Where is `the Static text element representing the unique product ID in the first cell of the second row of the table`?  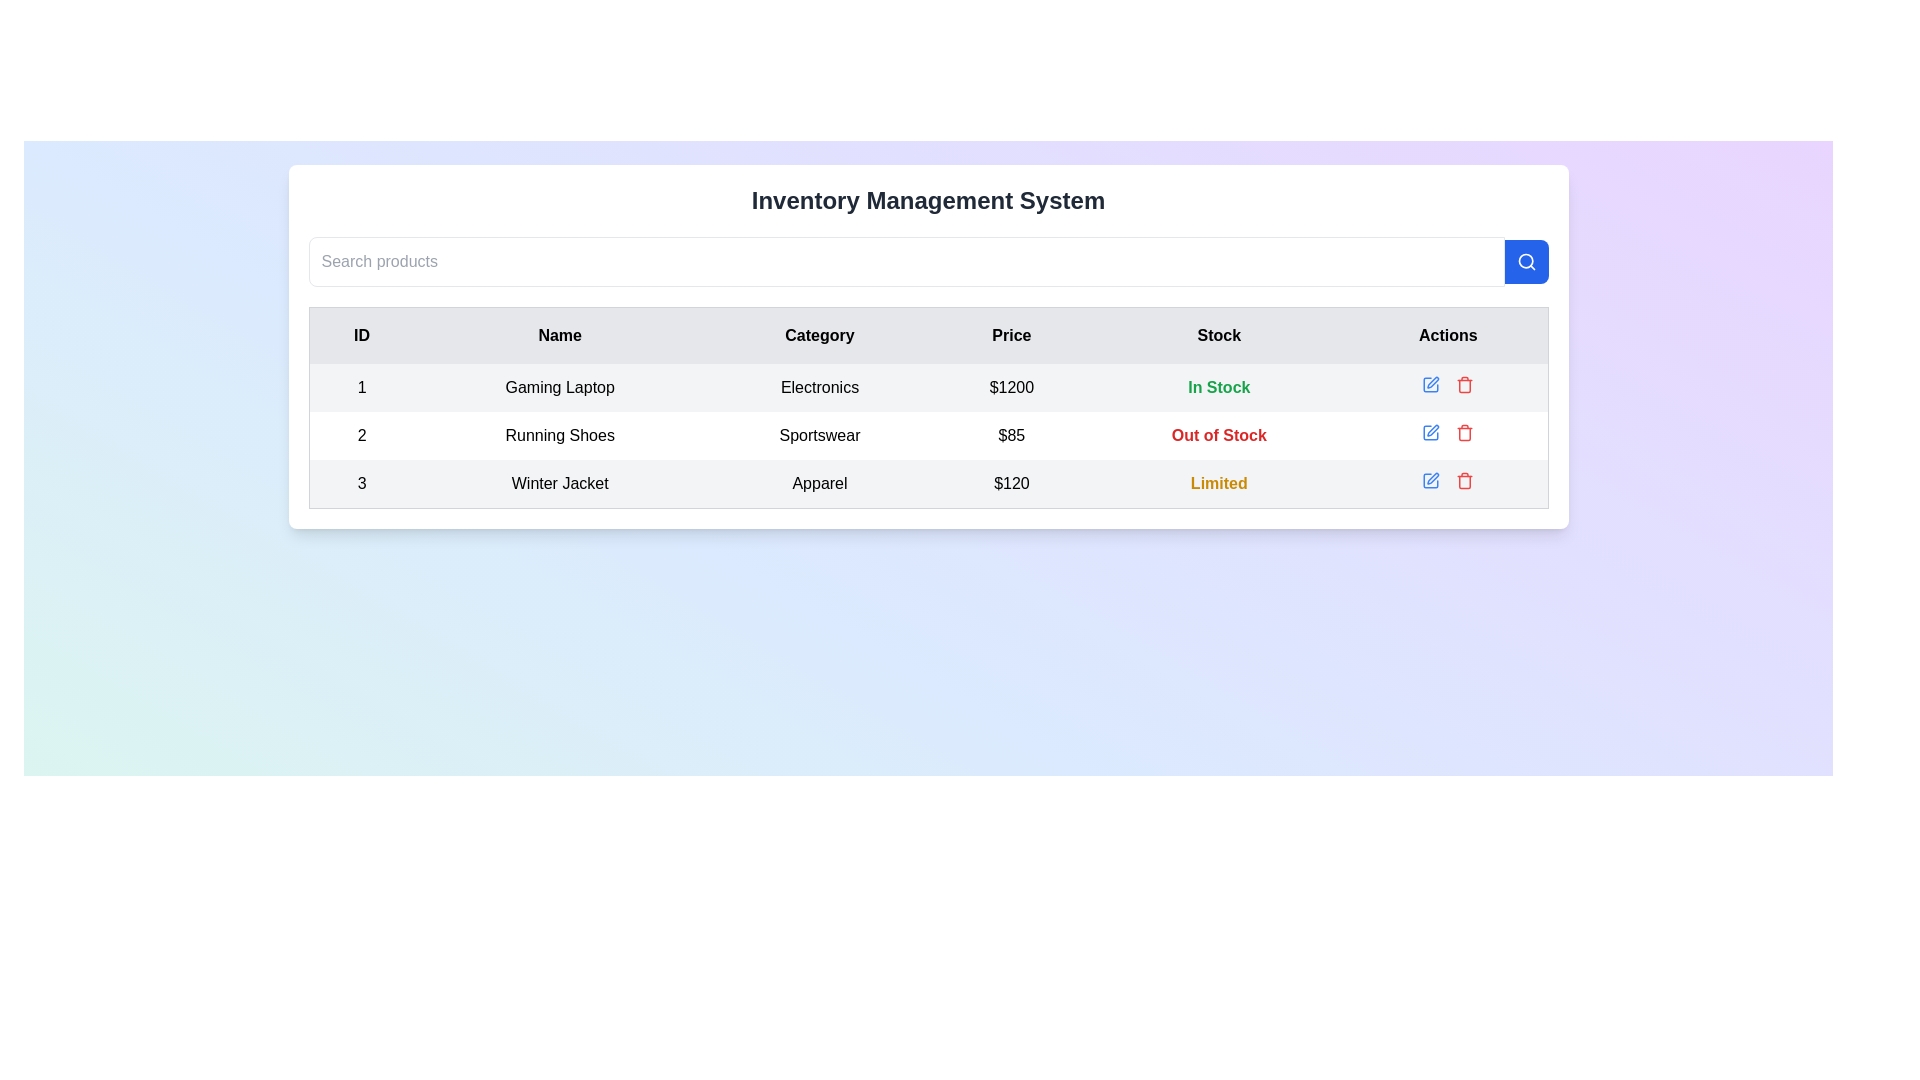
the Static text element representing the unique product ID in the first cell of the second row of the table is located at coordinates (361, 434).